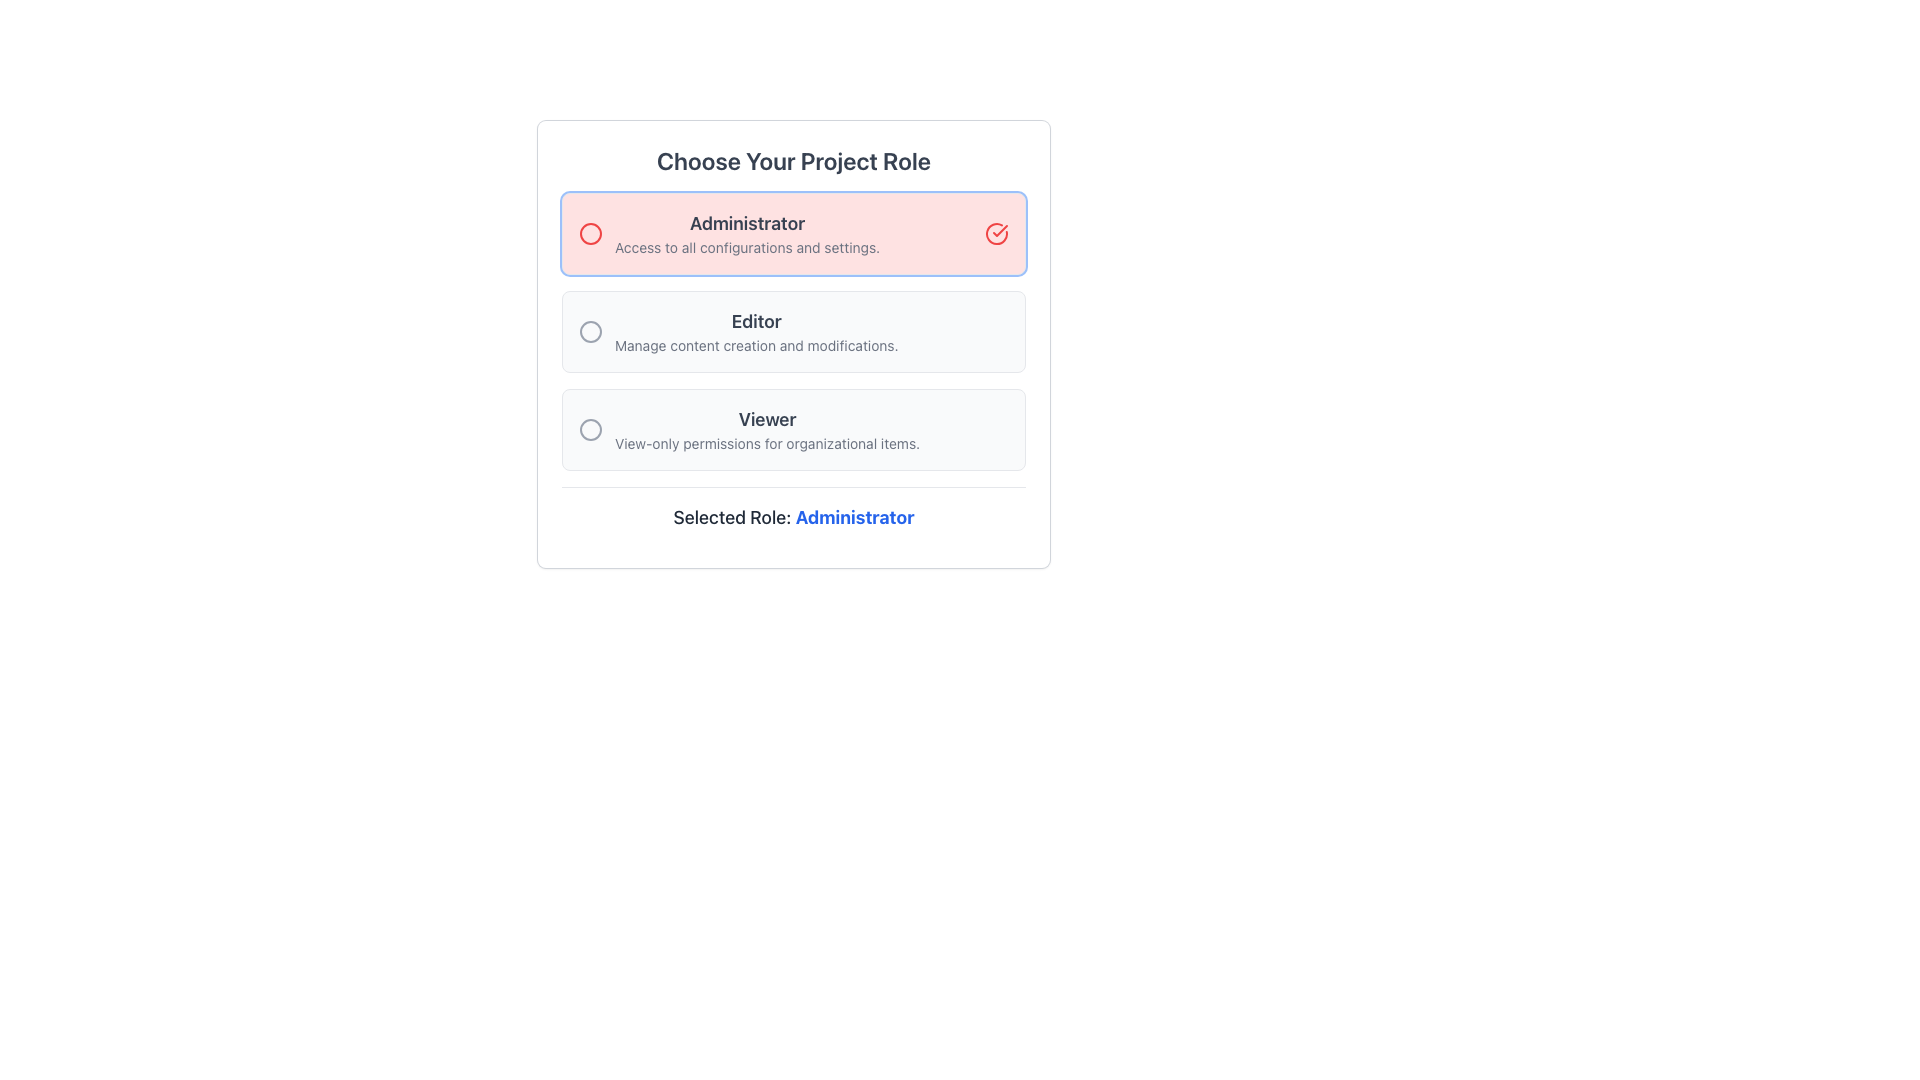 The width and height of the screenshot is (1920, 1080). I want to click on the 'Editor' text label, which is displayed in bold gray font and located in the second role selection card, positioned between the 'Administrator' and 'Viewer' cards, so click(755, 320).